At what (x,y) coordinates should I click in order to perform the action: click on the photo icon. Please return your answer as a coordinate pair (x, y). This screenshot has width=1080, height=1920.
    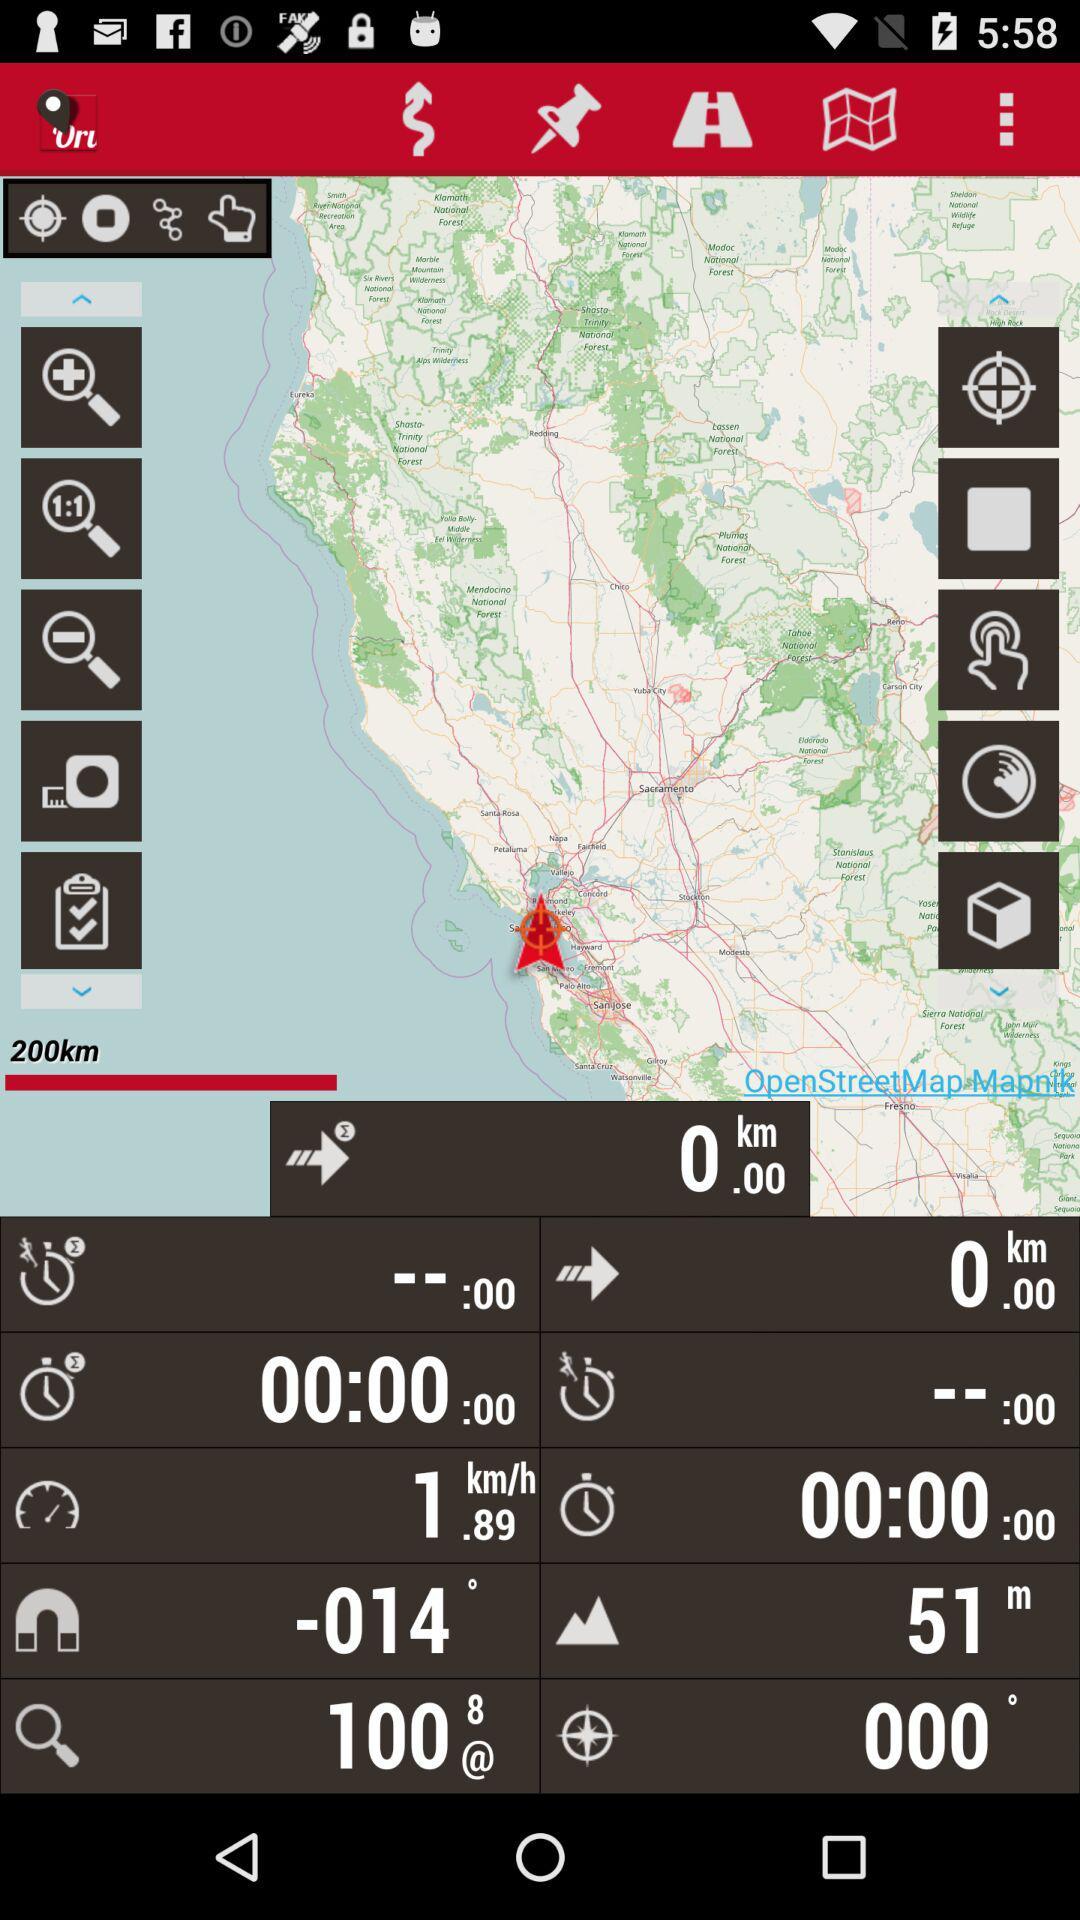
    Looking at the image, I should click on (80, 835).